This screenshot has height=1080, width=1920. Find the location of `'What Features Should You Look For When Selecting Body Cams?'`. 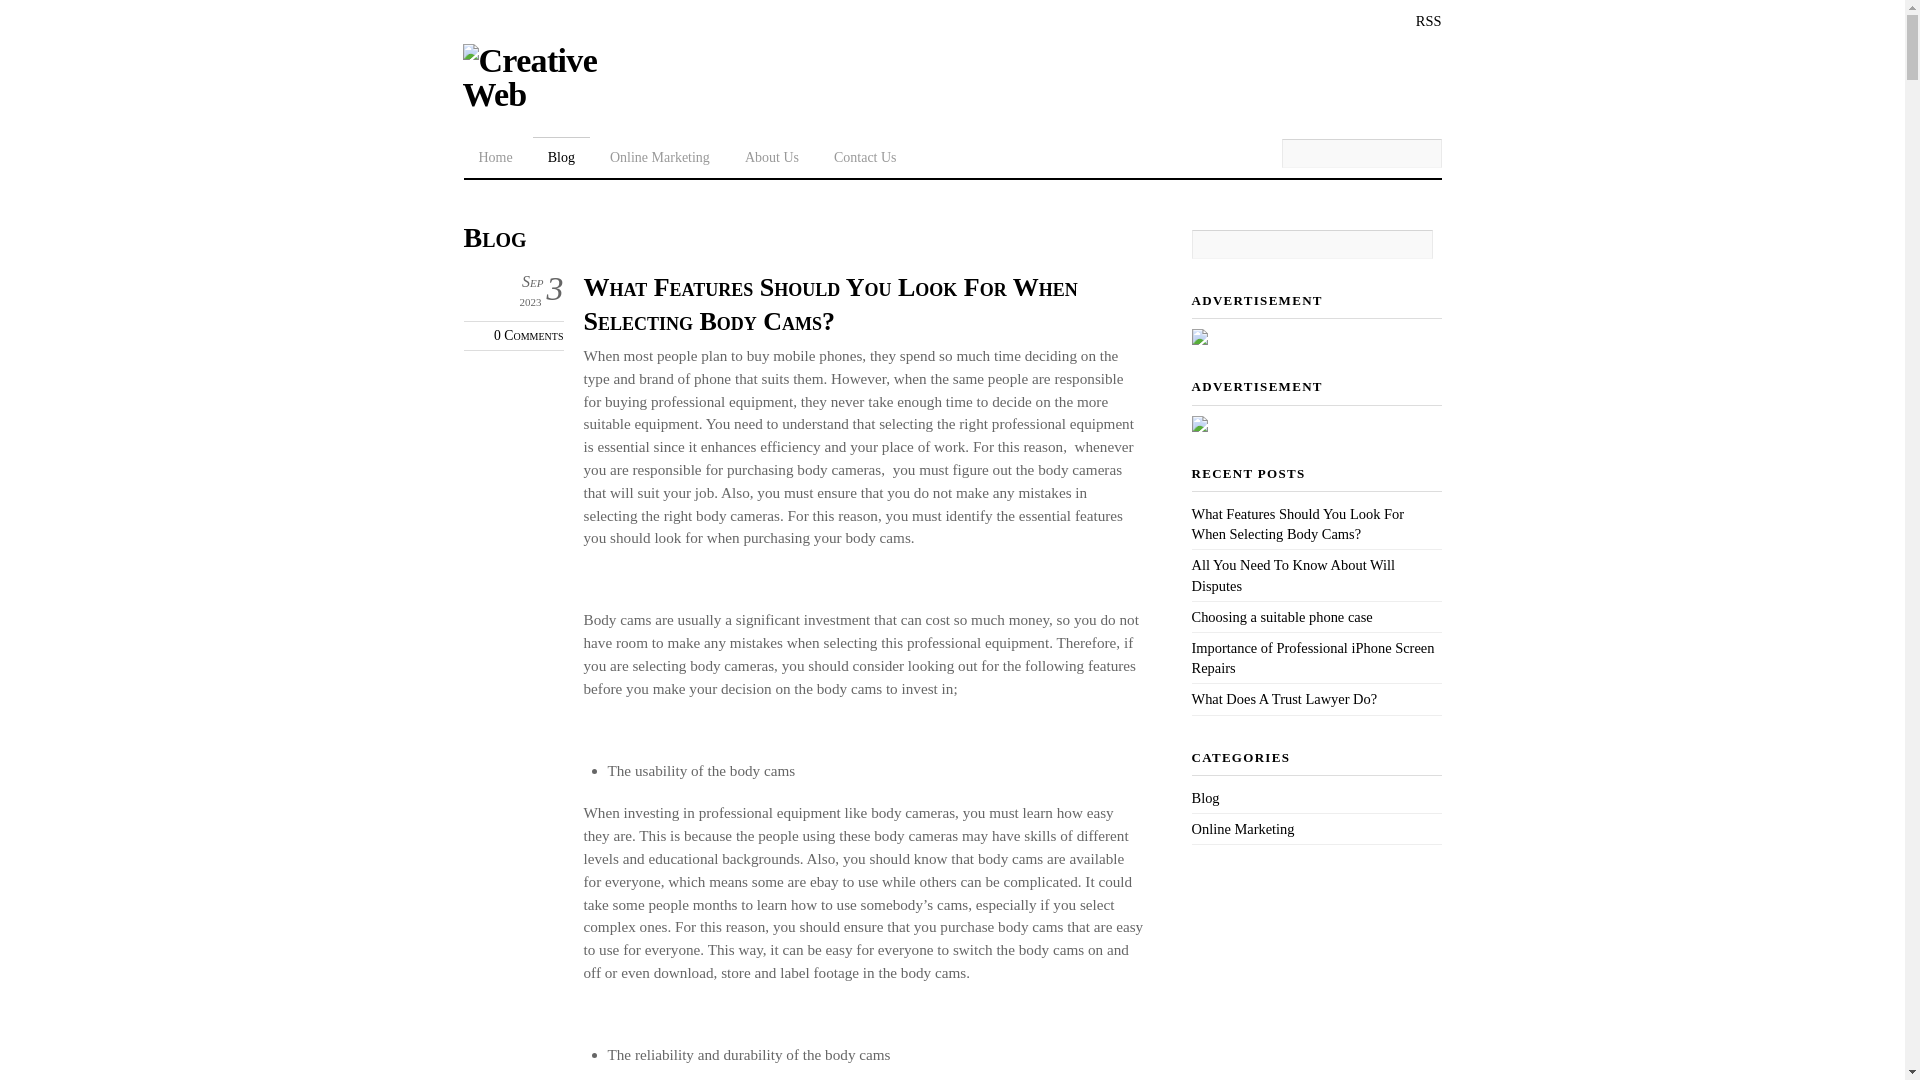

'What Features Should You Look For When Selecting Body Cams?' is located at coordinates (1298, 523).